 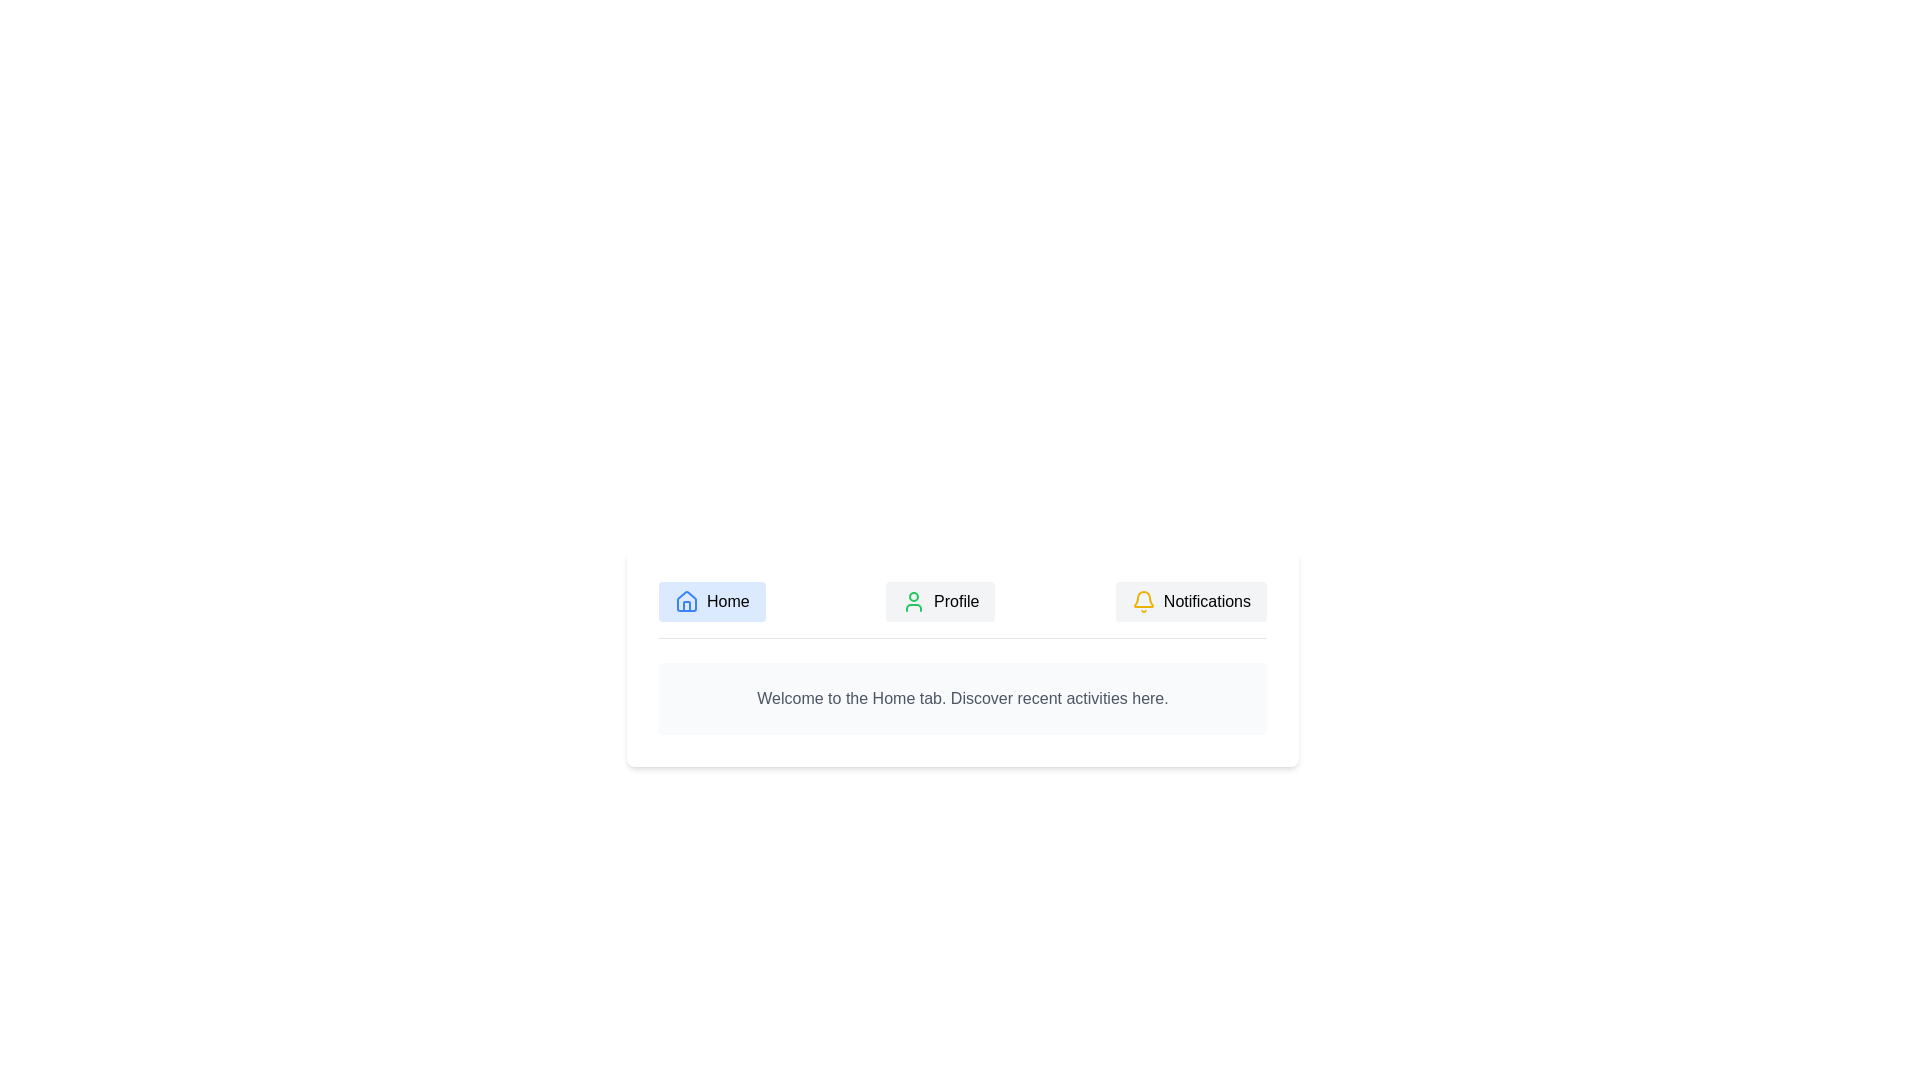 I want to click on the Notifications tab, so click(x=1190, y=600).